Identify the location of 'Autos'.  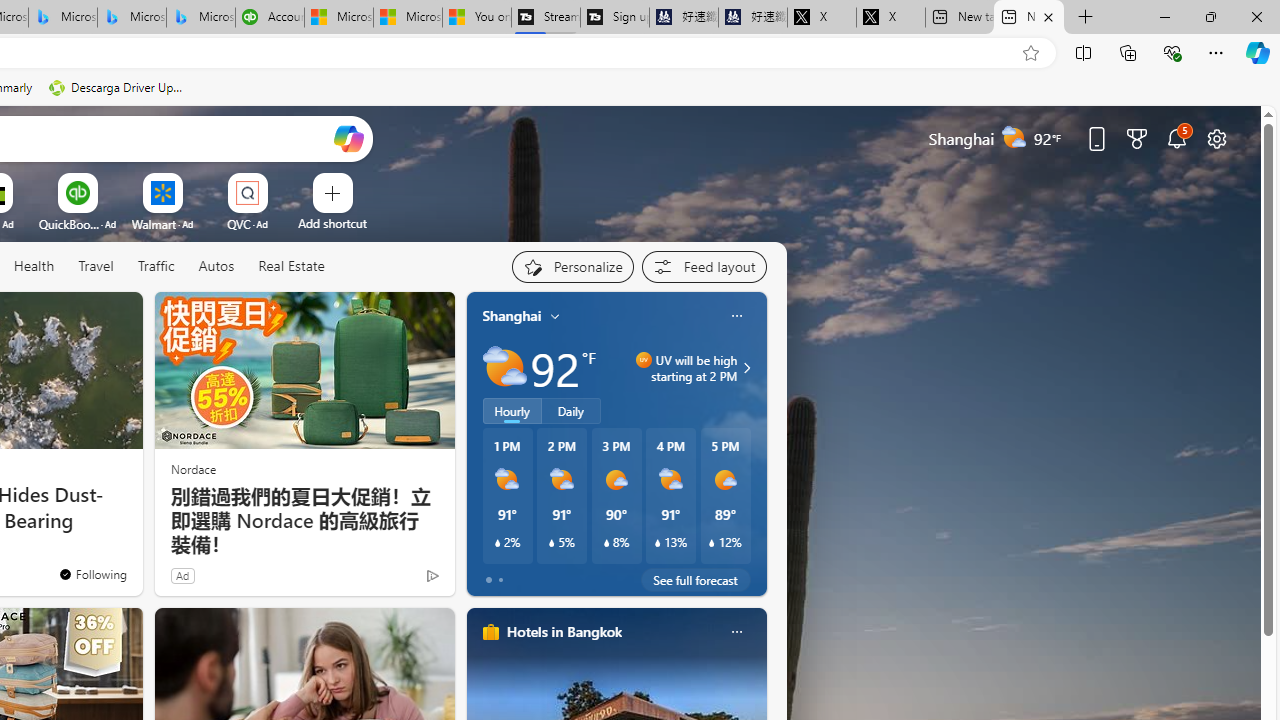
(216, 266).